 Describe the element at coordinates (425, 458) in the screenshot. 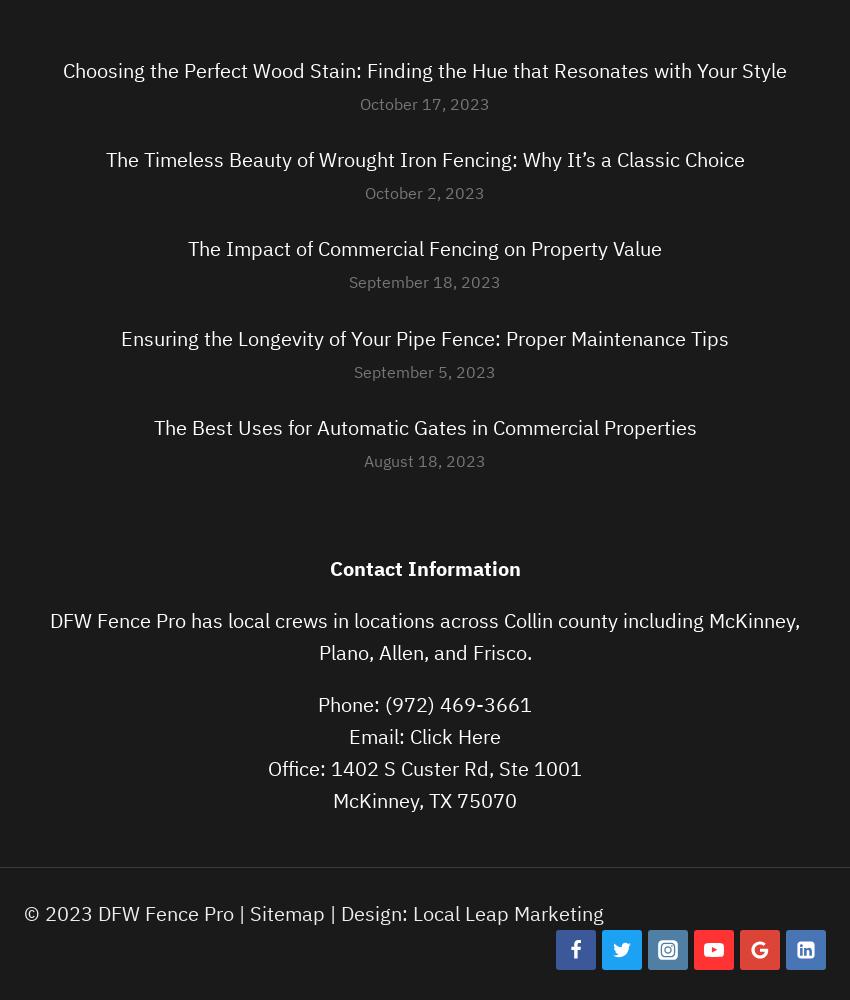

I see `'August 18, 2023'` at that location.